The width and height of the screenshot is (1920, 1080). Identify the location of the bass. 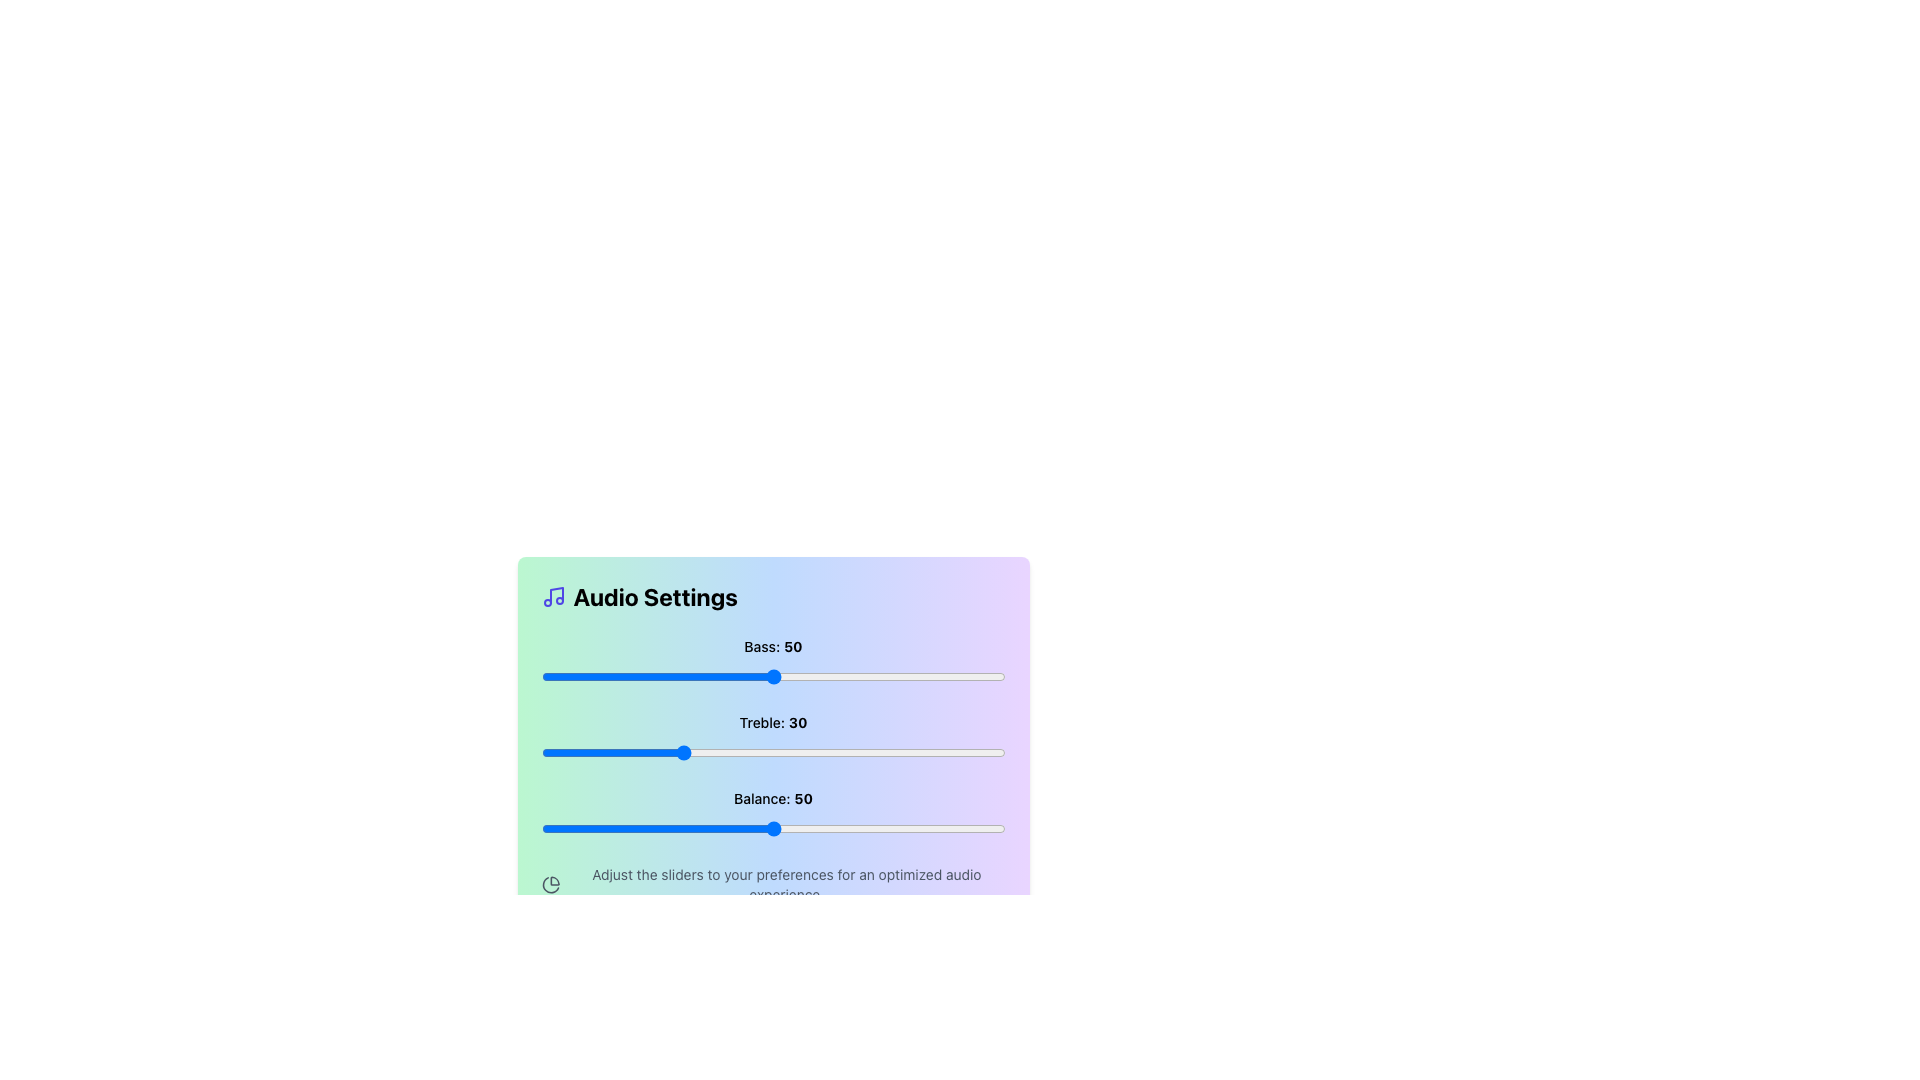
(883, 676).